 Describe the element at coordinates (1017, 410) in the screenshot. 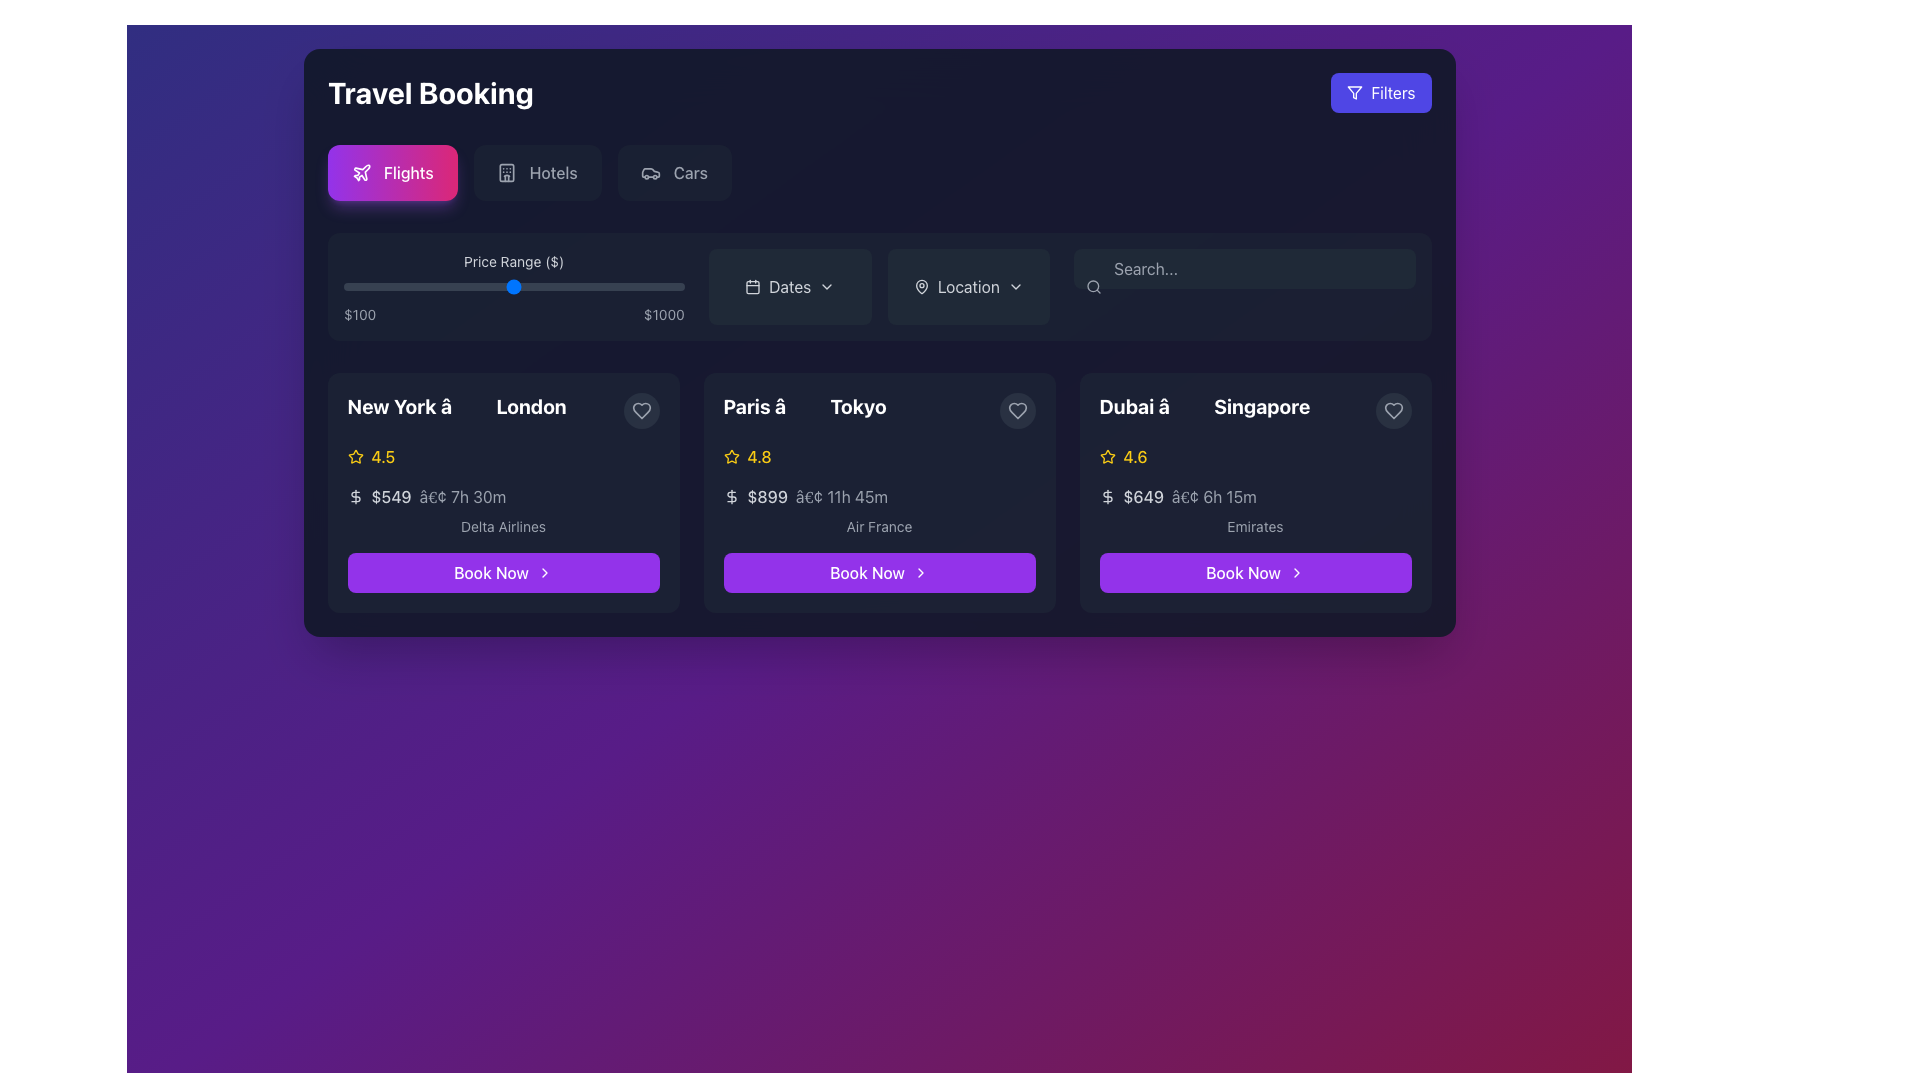

I see `the distinct heart-shaped icon located in the upper-right corner of the Paris-to-Tokyo travel option card` at that location.